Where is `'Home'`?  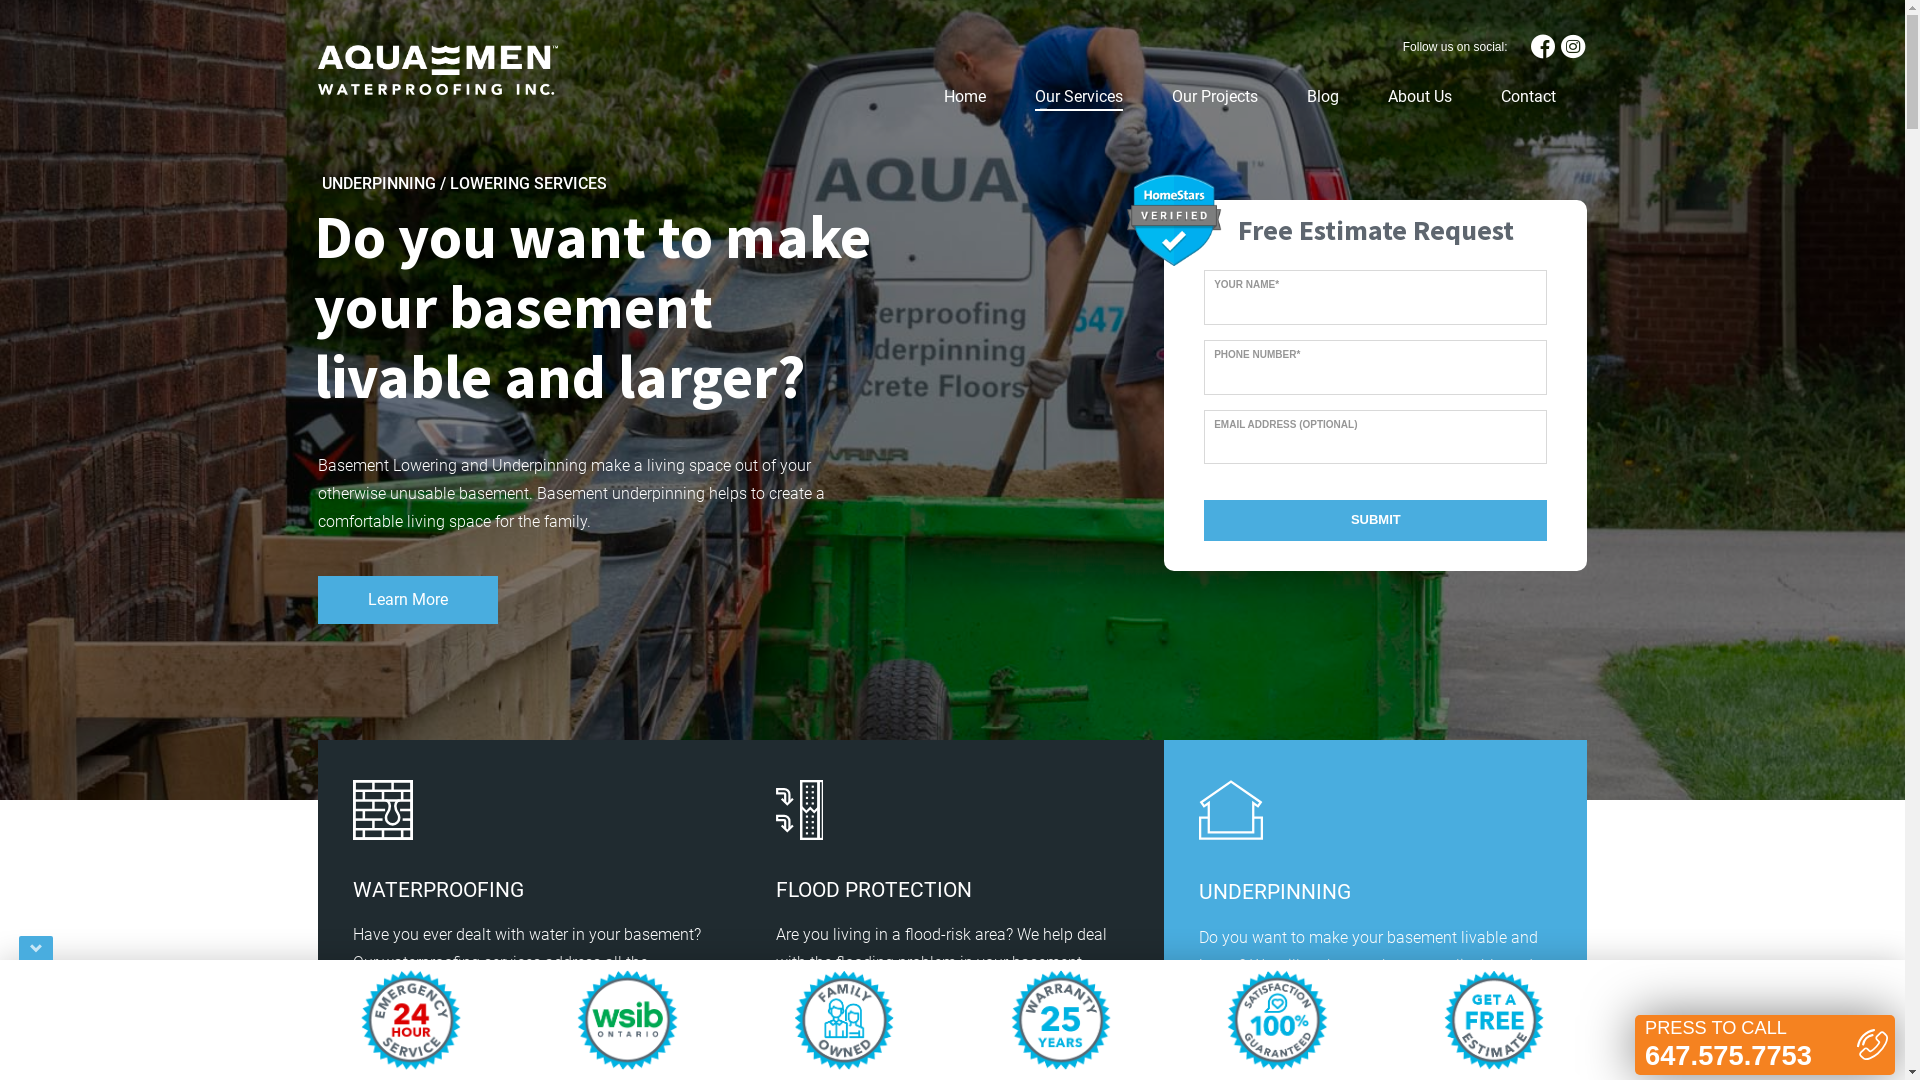 'Home' is located at coordinates (930, 96).